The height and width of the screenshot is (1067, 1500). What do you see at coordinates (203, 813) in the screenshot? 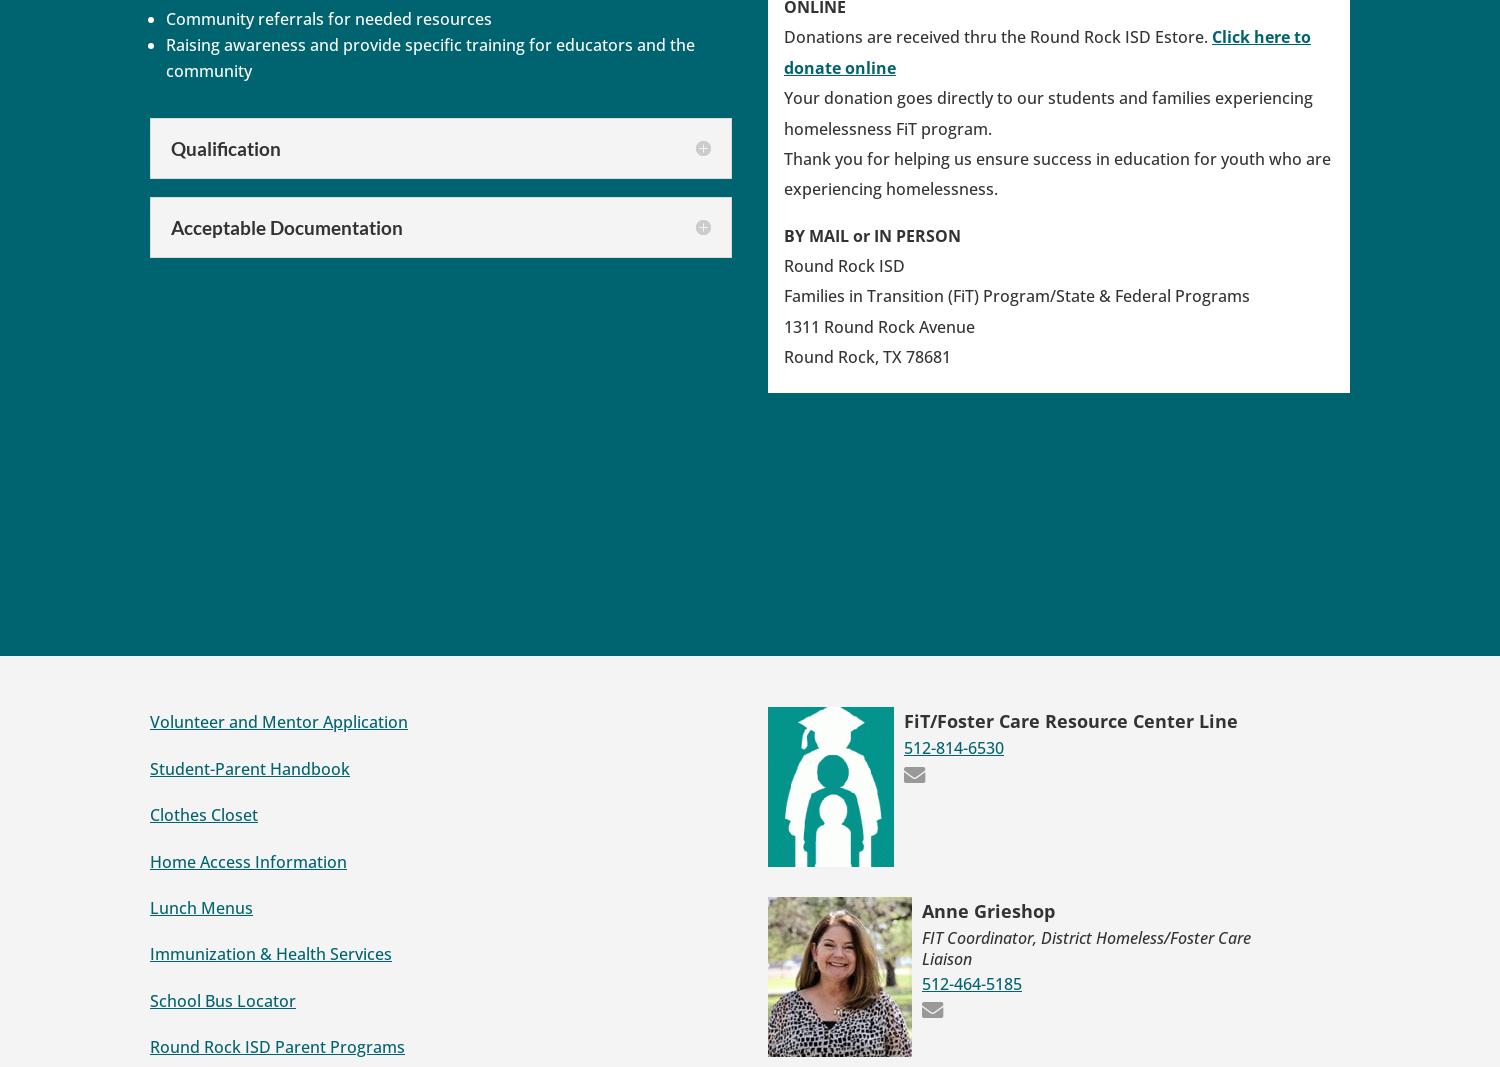
I see `'Clothes Closet'` at bounding box center [203, 813].